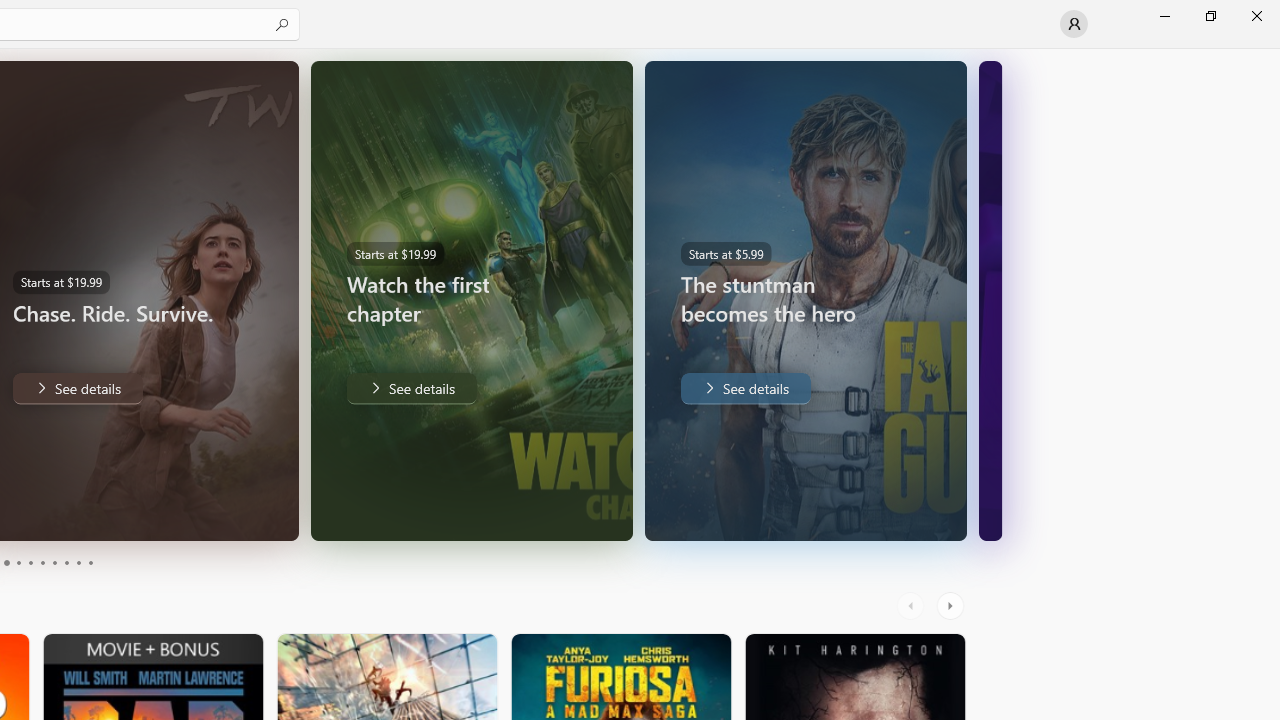 The image size is (1280, 720). What do you see at coordinates (1072, 24) in the screenshot?
I see `'User profile'` at bounding box center [1072, 24].